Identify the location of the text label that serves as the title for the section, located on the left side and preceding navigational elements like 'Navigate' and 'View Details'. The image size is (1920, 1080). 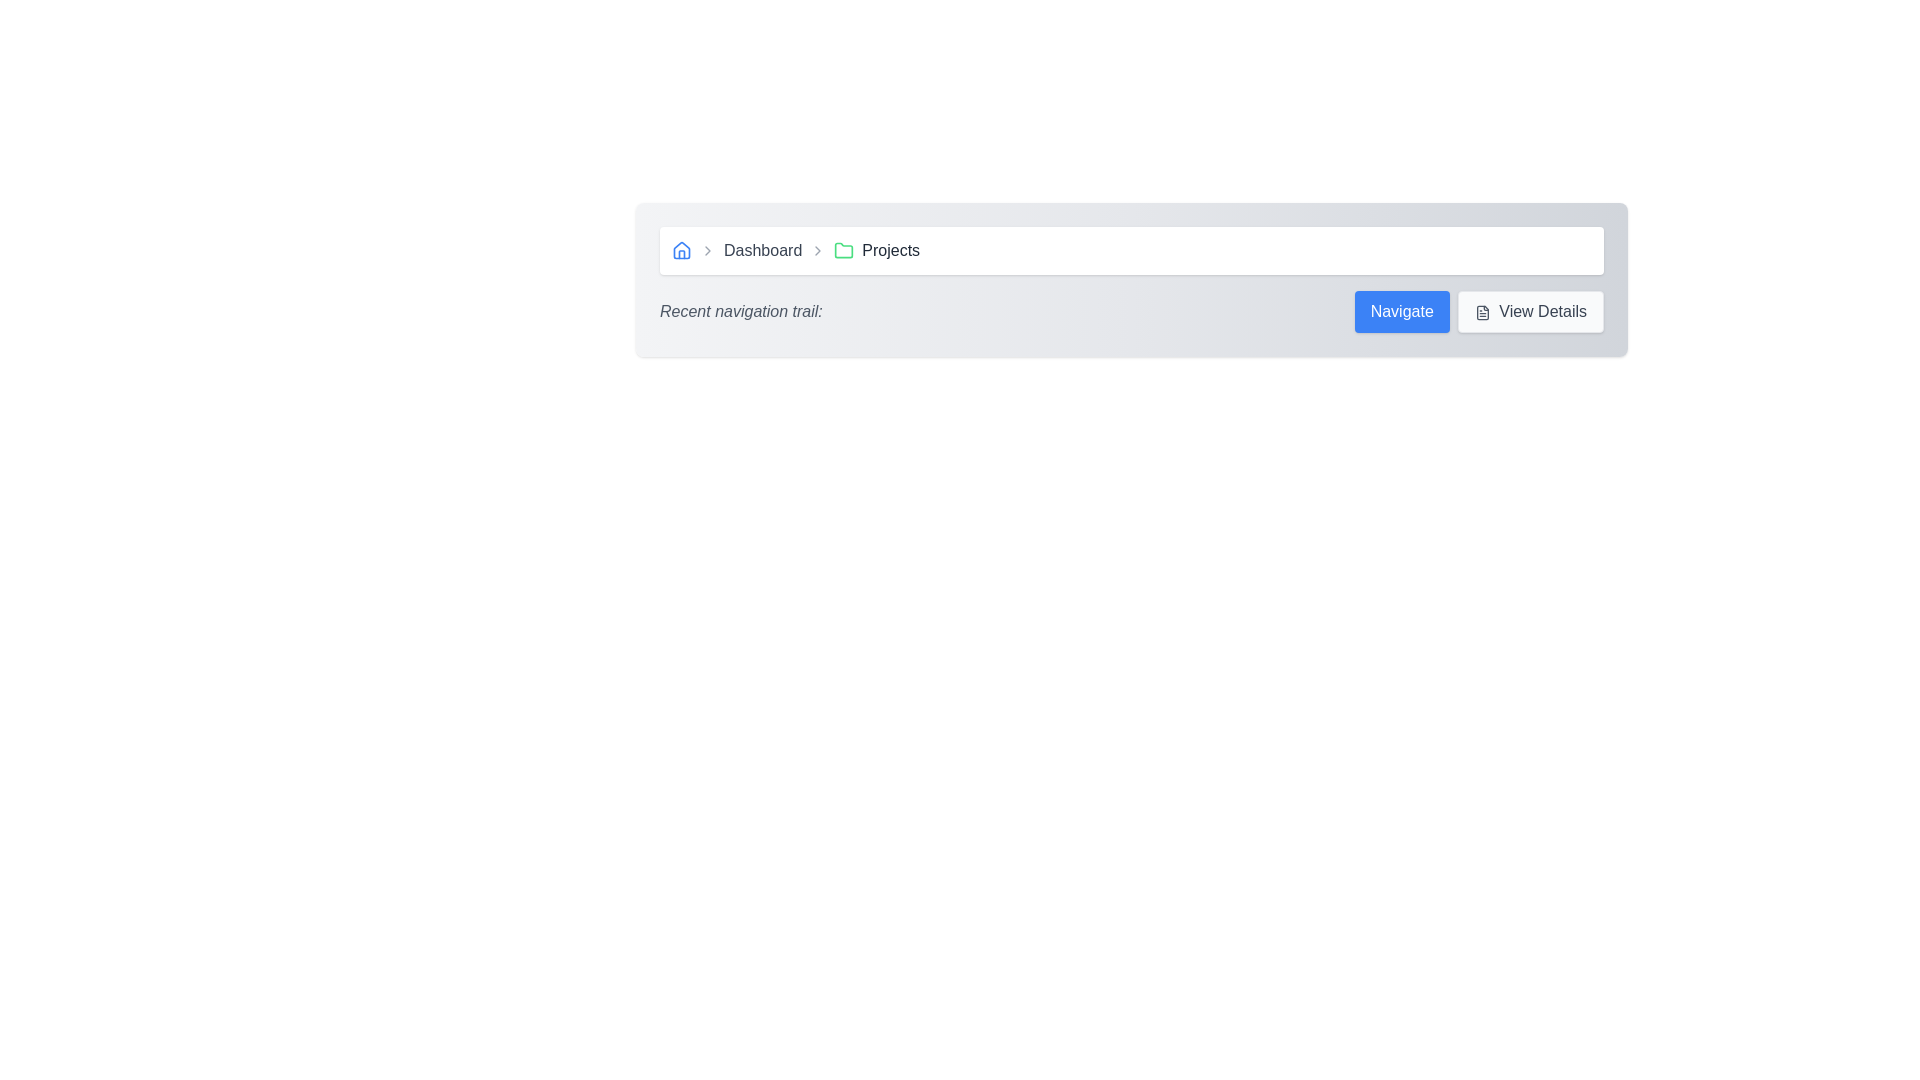
(740, 312).